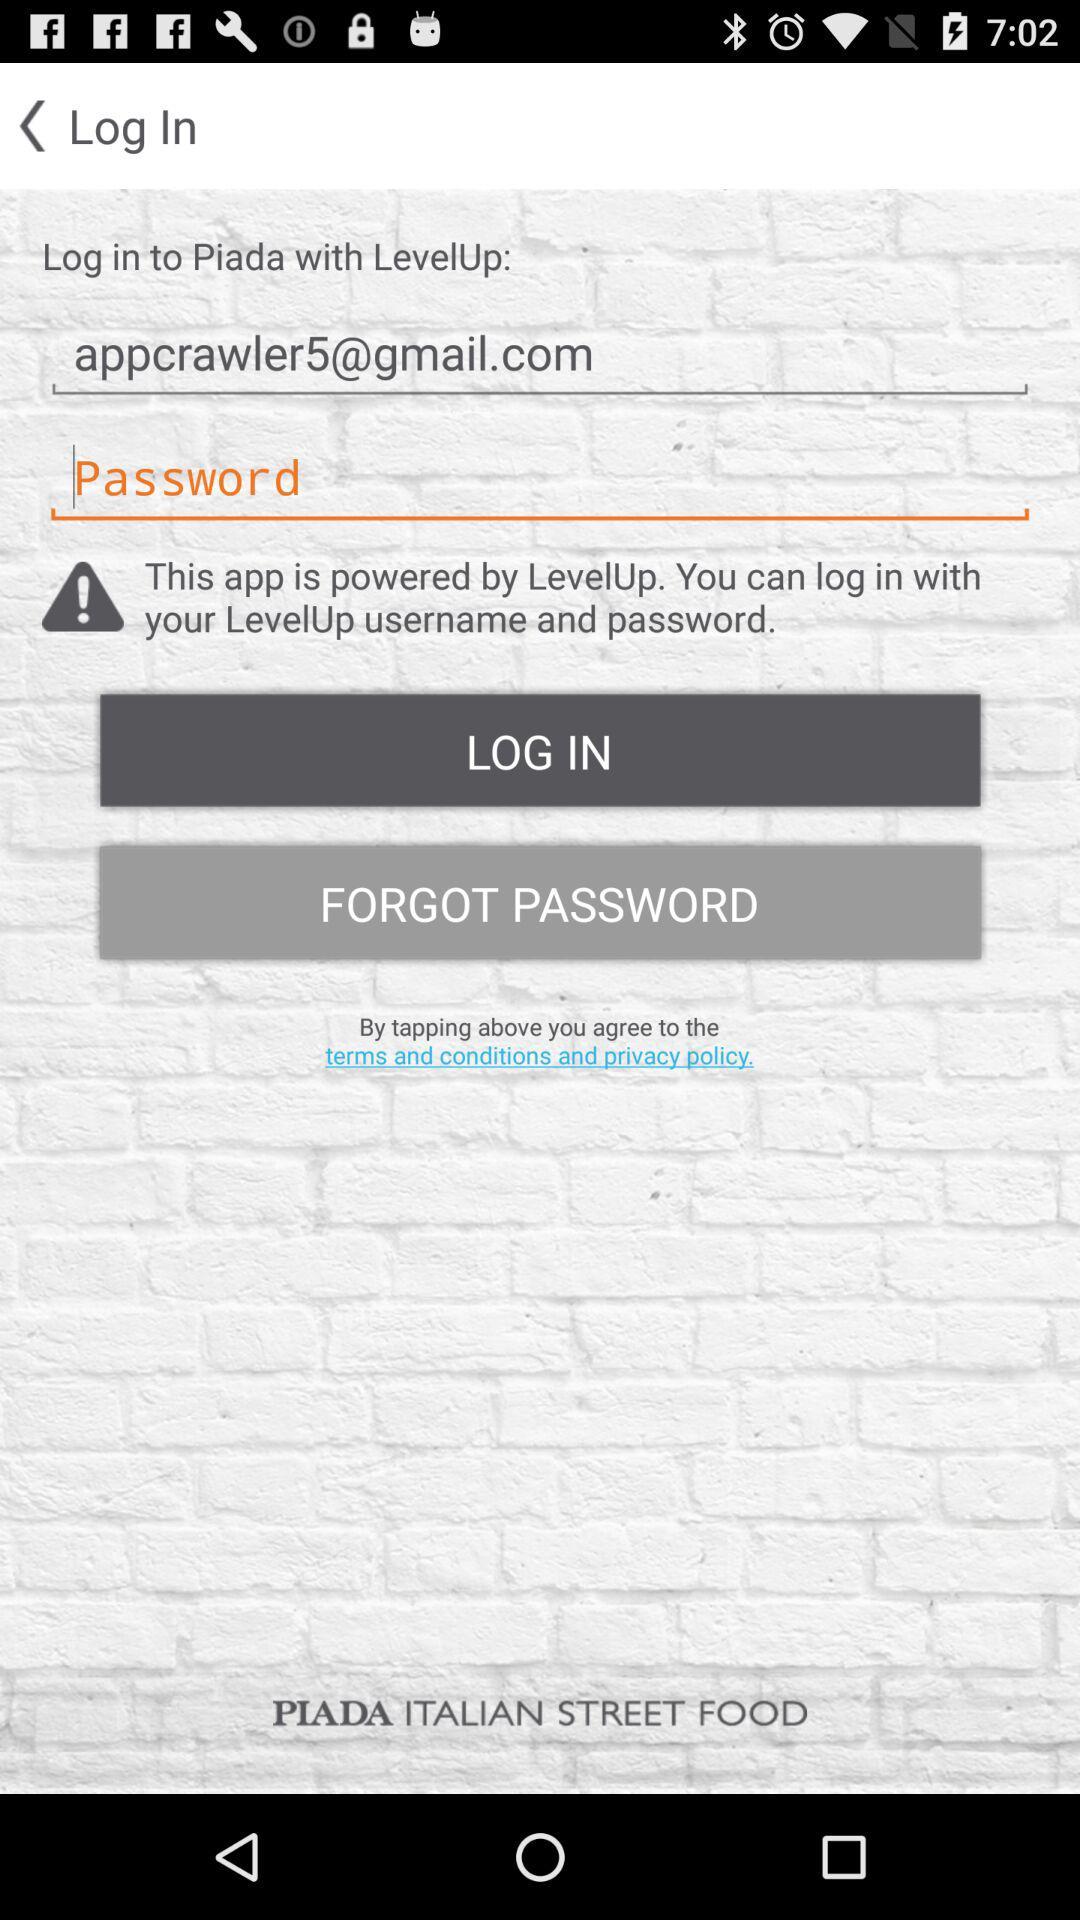 This screenshot has height=1920, width=1080. Describe the element at coordinates (540, 476) in the screenshot. I see `password dialogue box` at that location.